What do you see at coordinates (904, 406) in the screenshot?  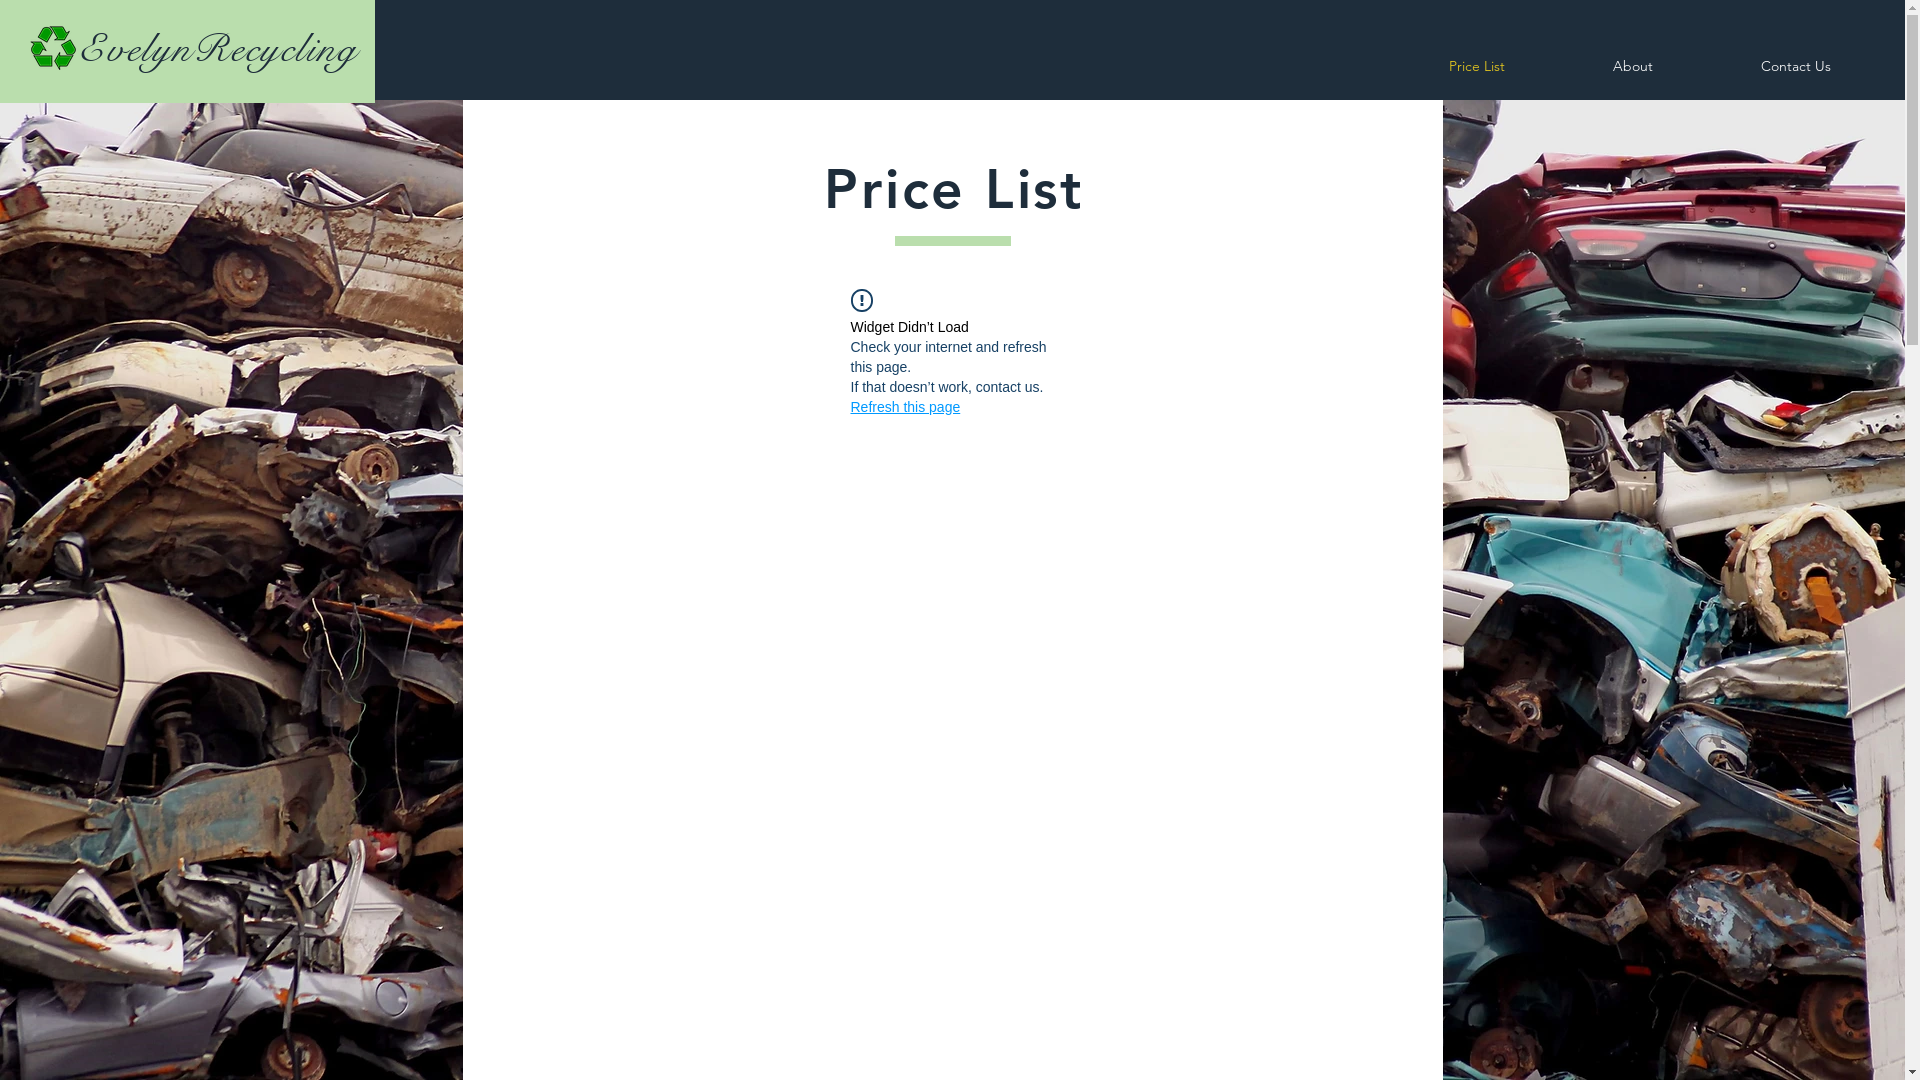 I see `'Refresh this page'` at bounding box center [904, 406].